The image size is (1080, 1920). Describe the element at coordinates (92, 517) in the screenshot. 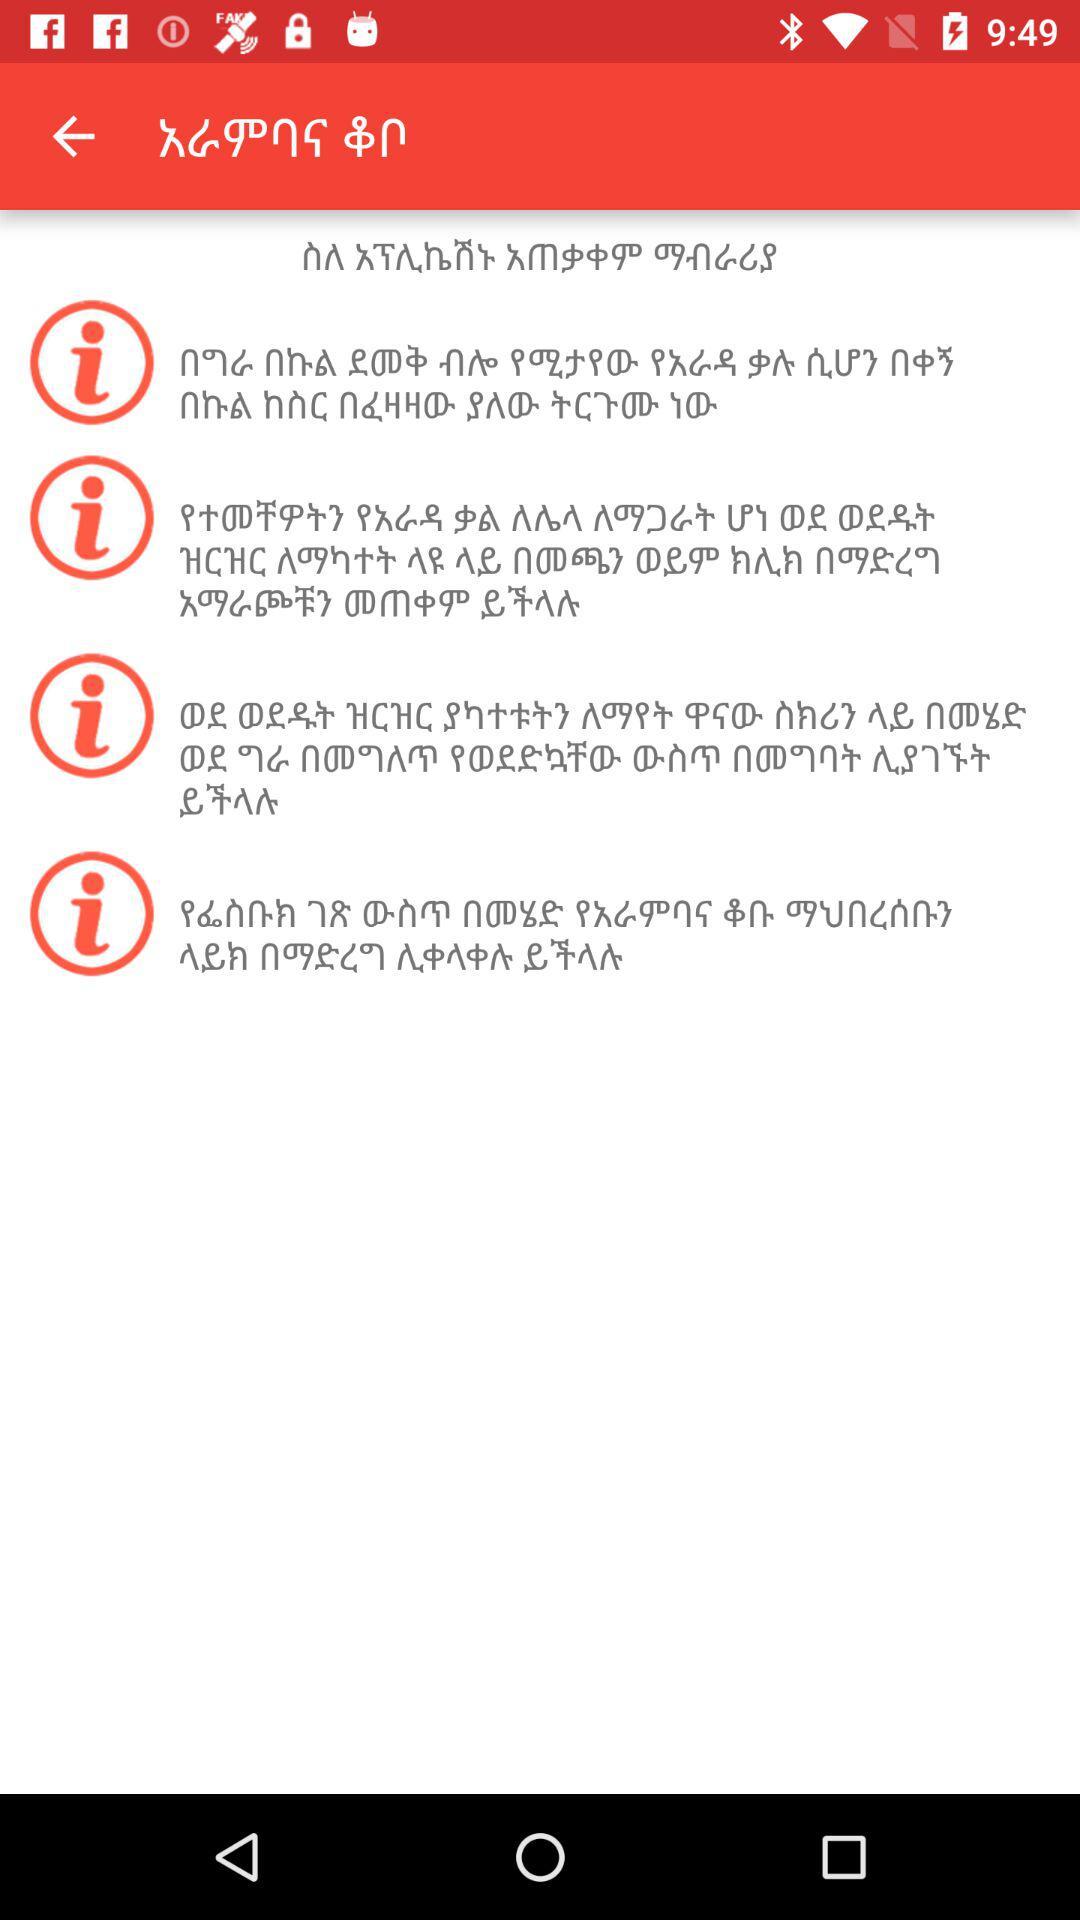

I see `the second circle with letter i inside it` at that location.